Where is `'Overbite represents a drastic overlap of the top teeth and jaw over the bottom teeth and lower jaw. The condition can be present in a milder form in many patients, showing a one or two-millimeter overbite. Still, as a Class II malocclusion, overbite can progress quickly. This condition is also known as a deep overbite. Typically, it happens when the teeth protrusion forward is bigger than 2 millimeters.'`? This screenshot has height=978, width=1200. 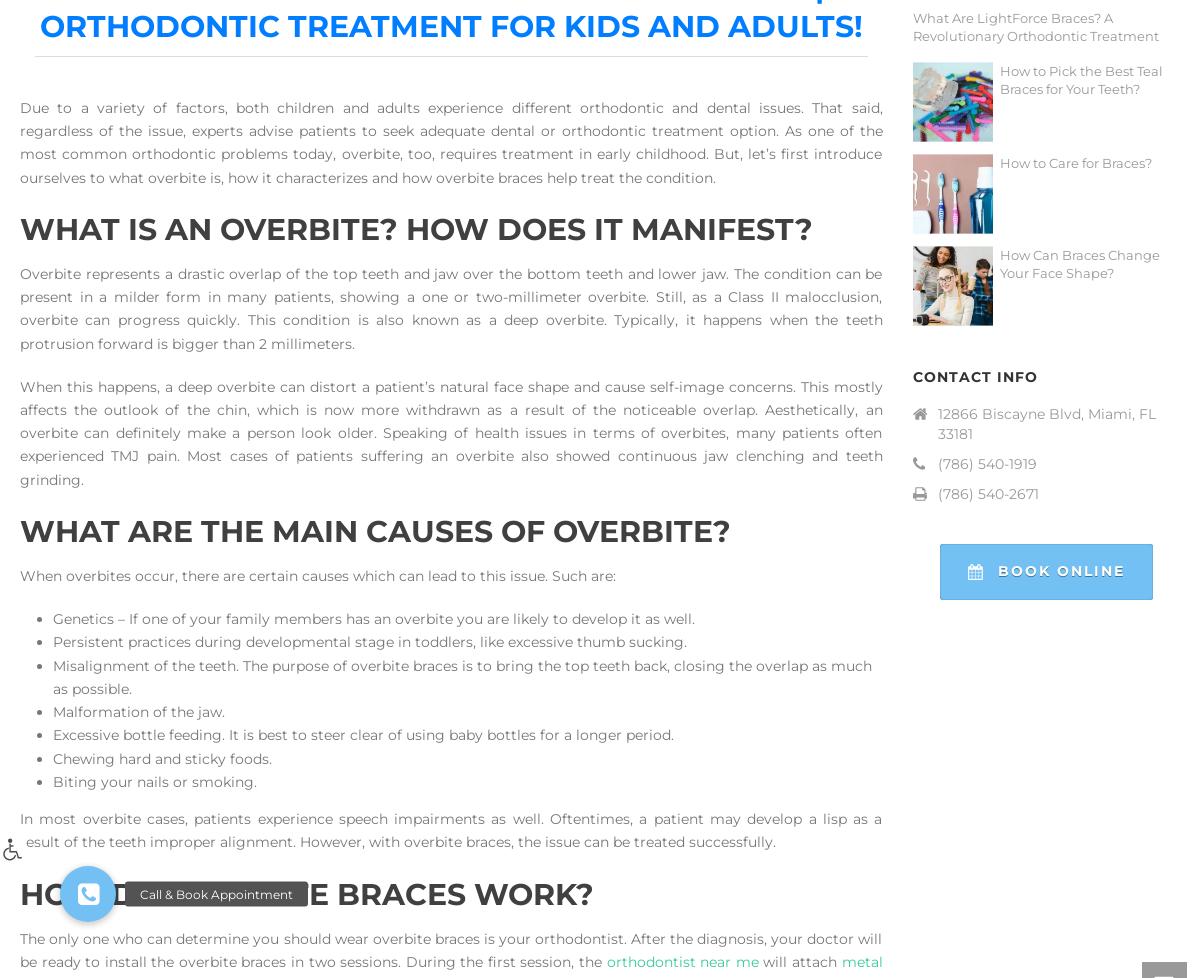
'Overbite represents a drastic overlap of the top teeth and jaw over the bottom teeth and lower jaw. The condition can be present in a milder form in many patients, showing a one or two-millimeter overbite. Still, as a Class II malocclusion, overbite can progress quickly. This condition is also known as a deep overbite. Typically, it happens when the teeth protrusion forward is bigger than 2 millimeters.' is located at coordinates (450, 306).